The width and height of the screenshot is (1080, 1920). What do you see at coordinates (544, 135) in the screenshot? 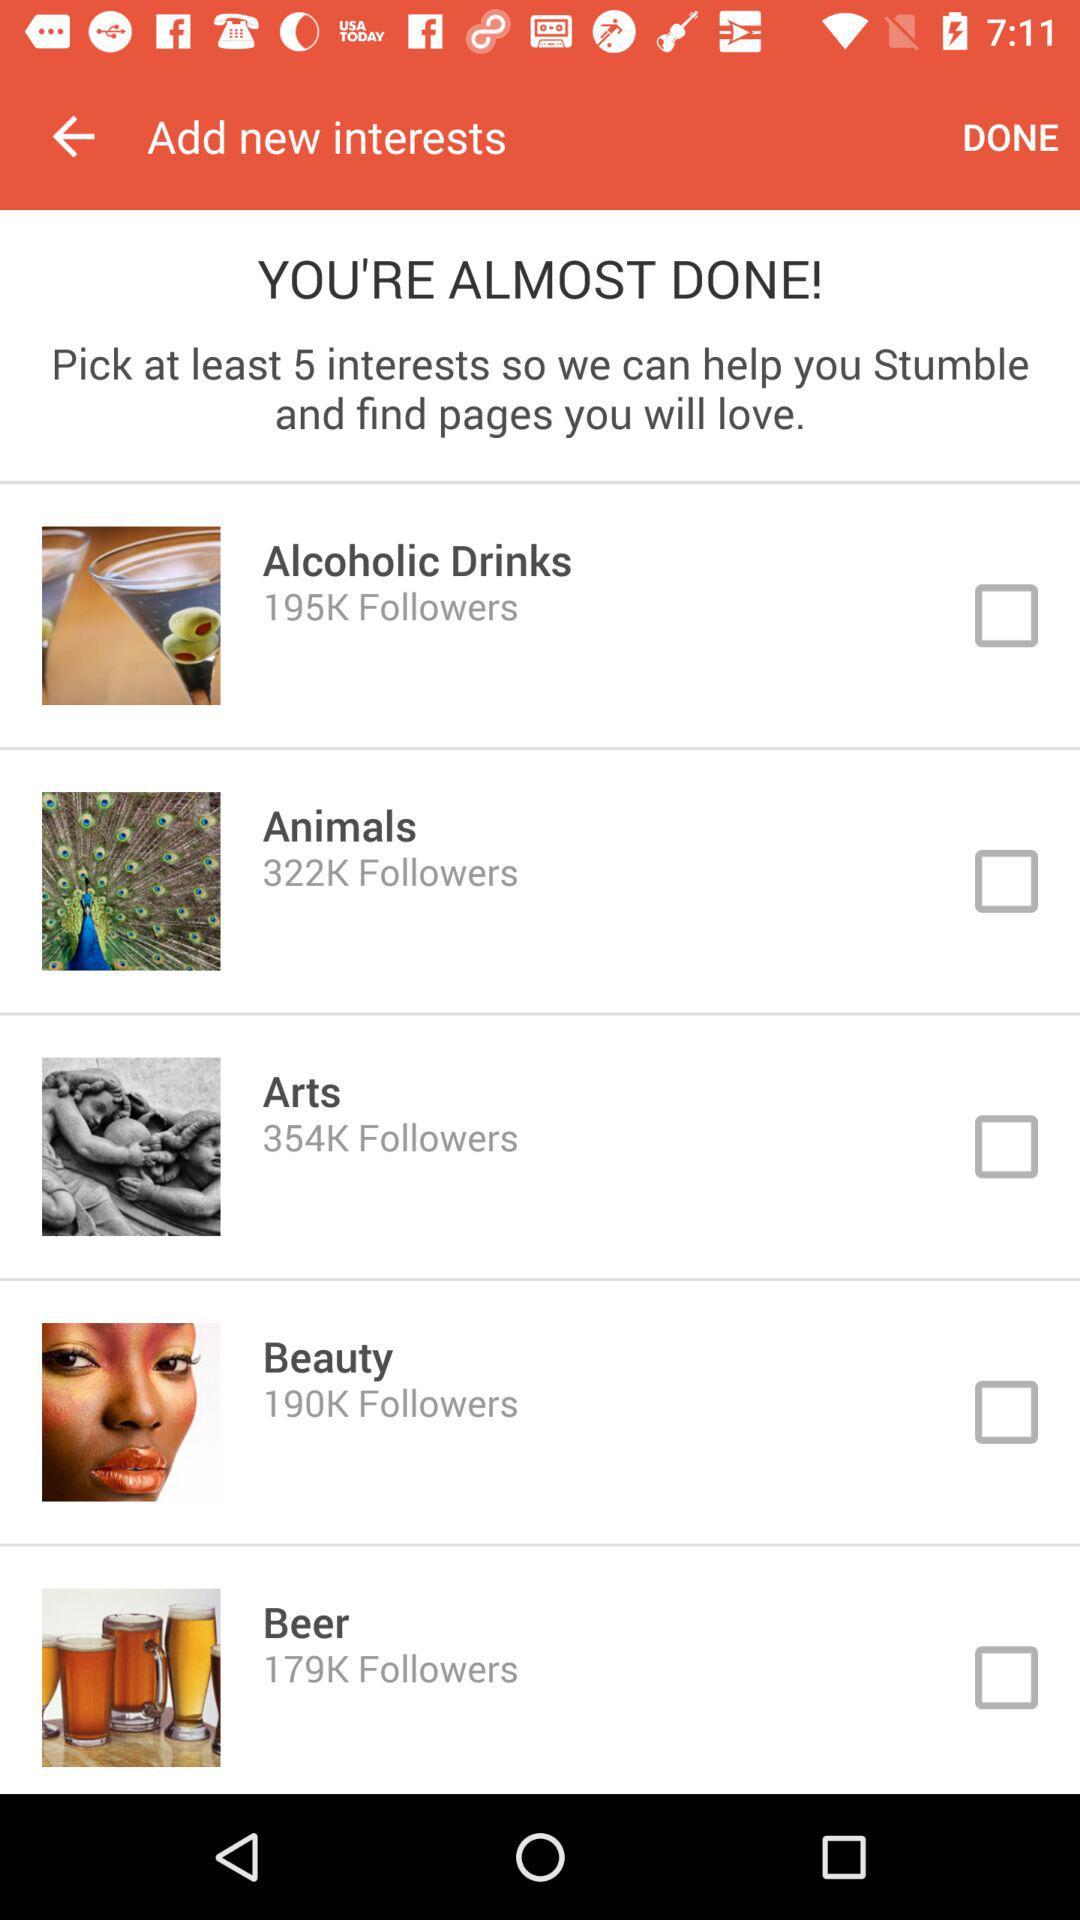
I see `the icon to the left of done icon` at bounding box center [544, 135].